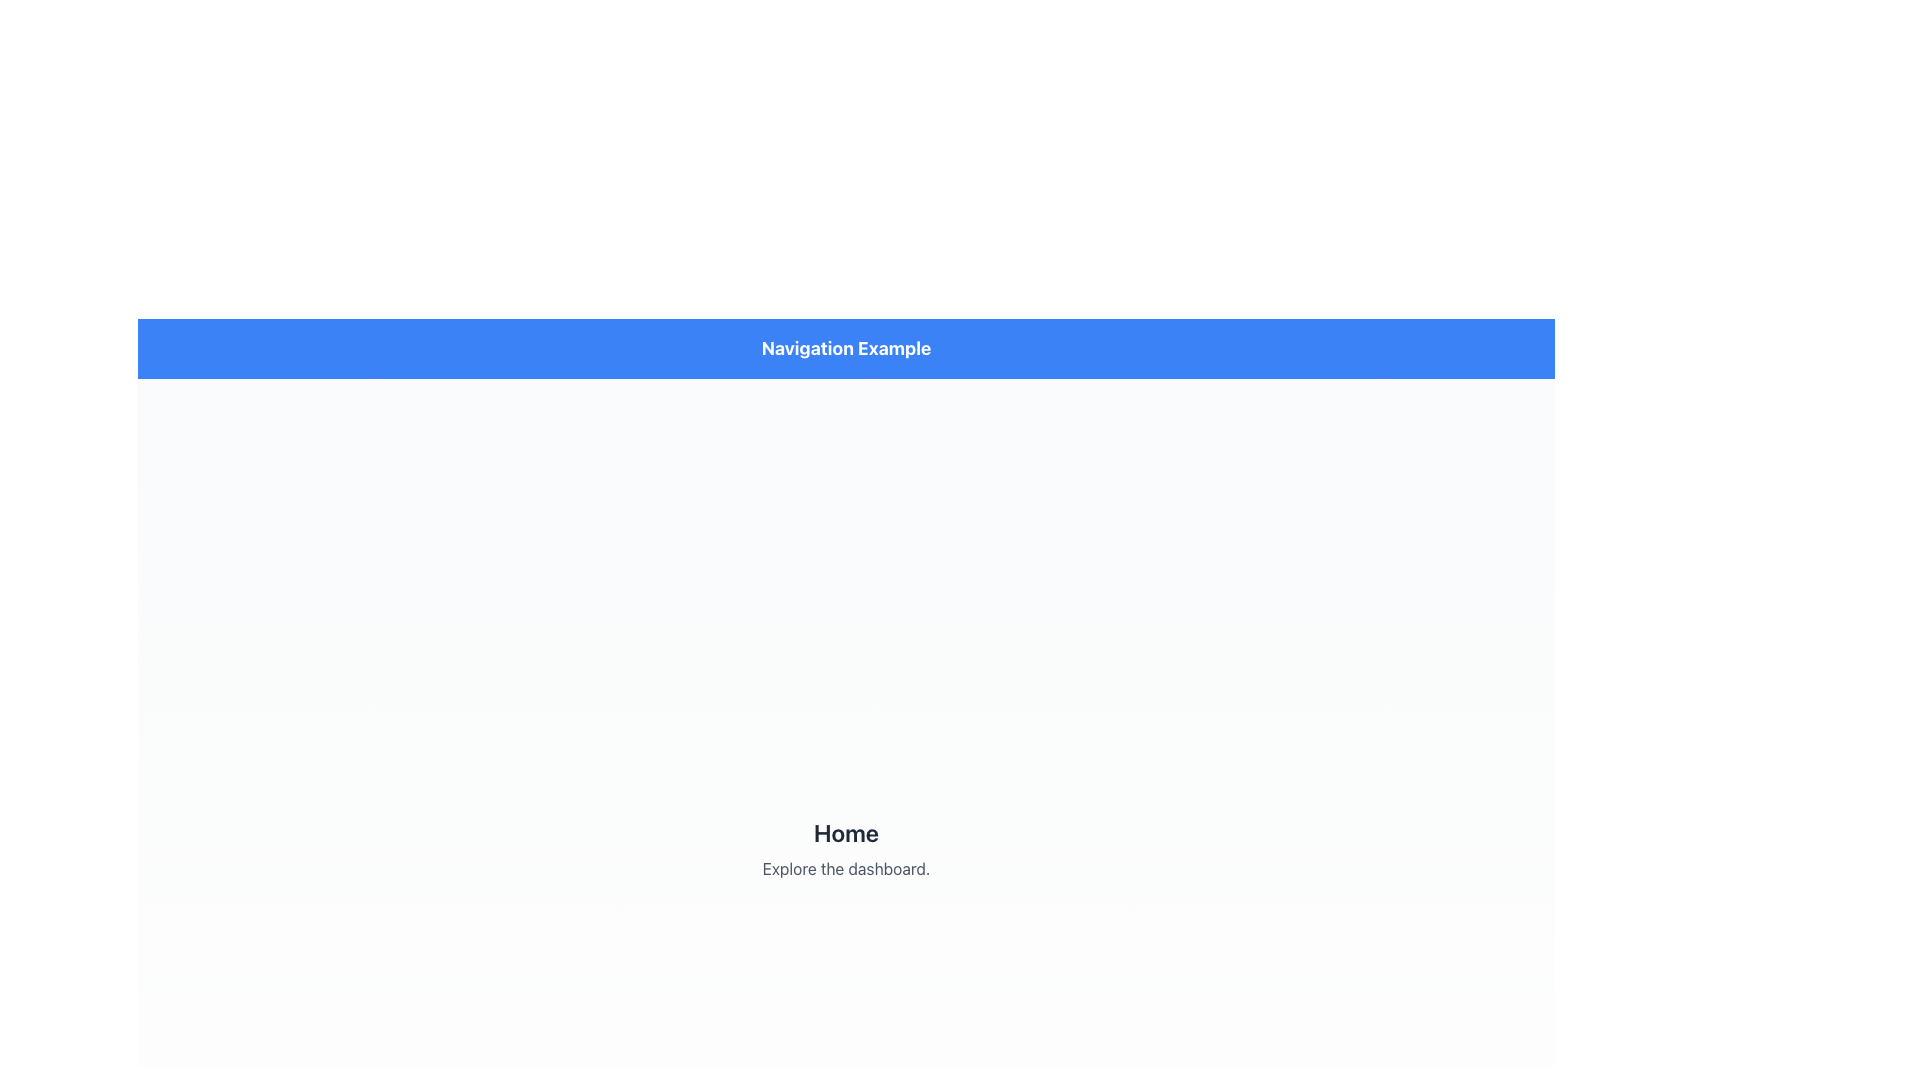 This screenshot has width=1920, height=1080. What do you see at coordinates (846, 347) in the screenshot?
I see `the Header Bar titled 'Navigation Example', which is a full-width banner at the top of the interface with a blue background and bold white text` at bounding box center [846, 347].